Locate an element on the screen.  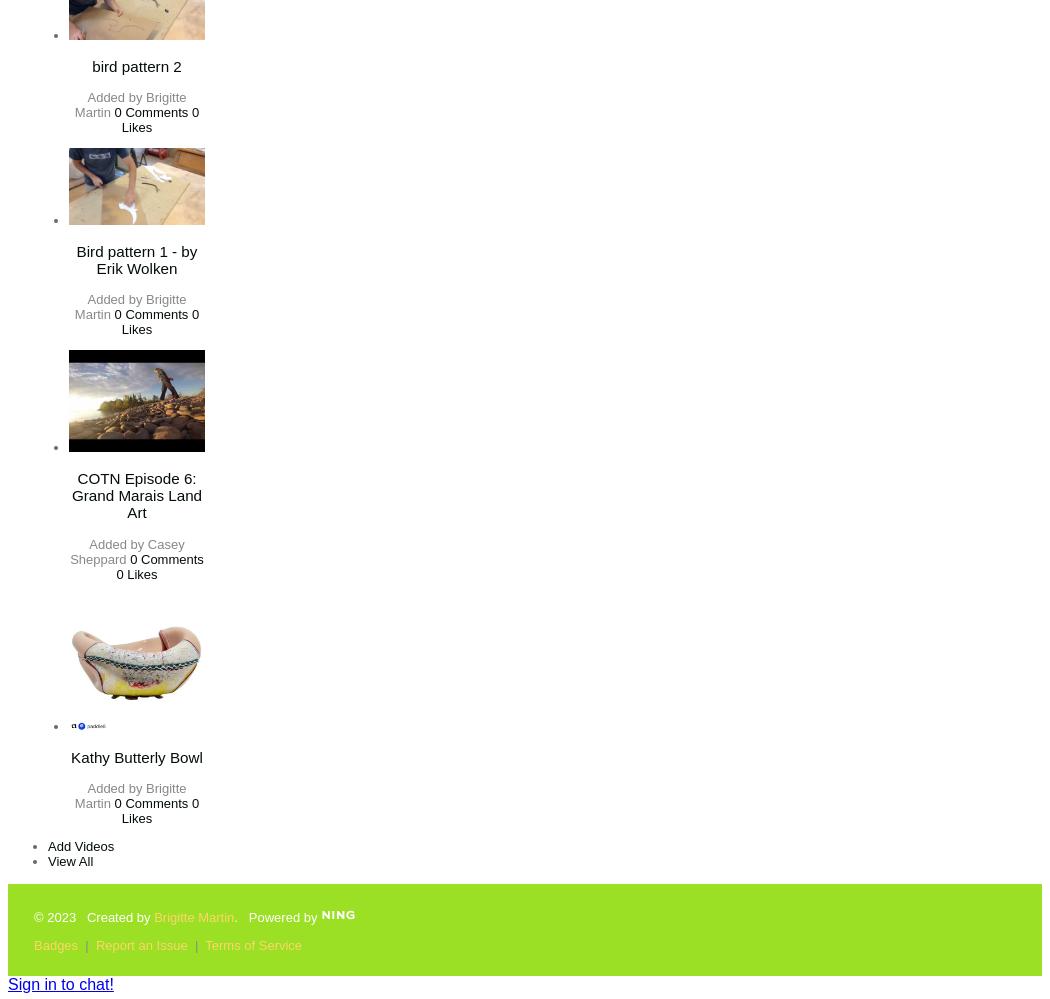
'Casey Sheppard' is located at coordinates (126, 550).